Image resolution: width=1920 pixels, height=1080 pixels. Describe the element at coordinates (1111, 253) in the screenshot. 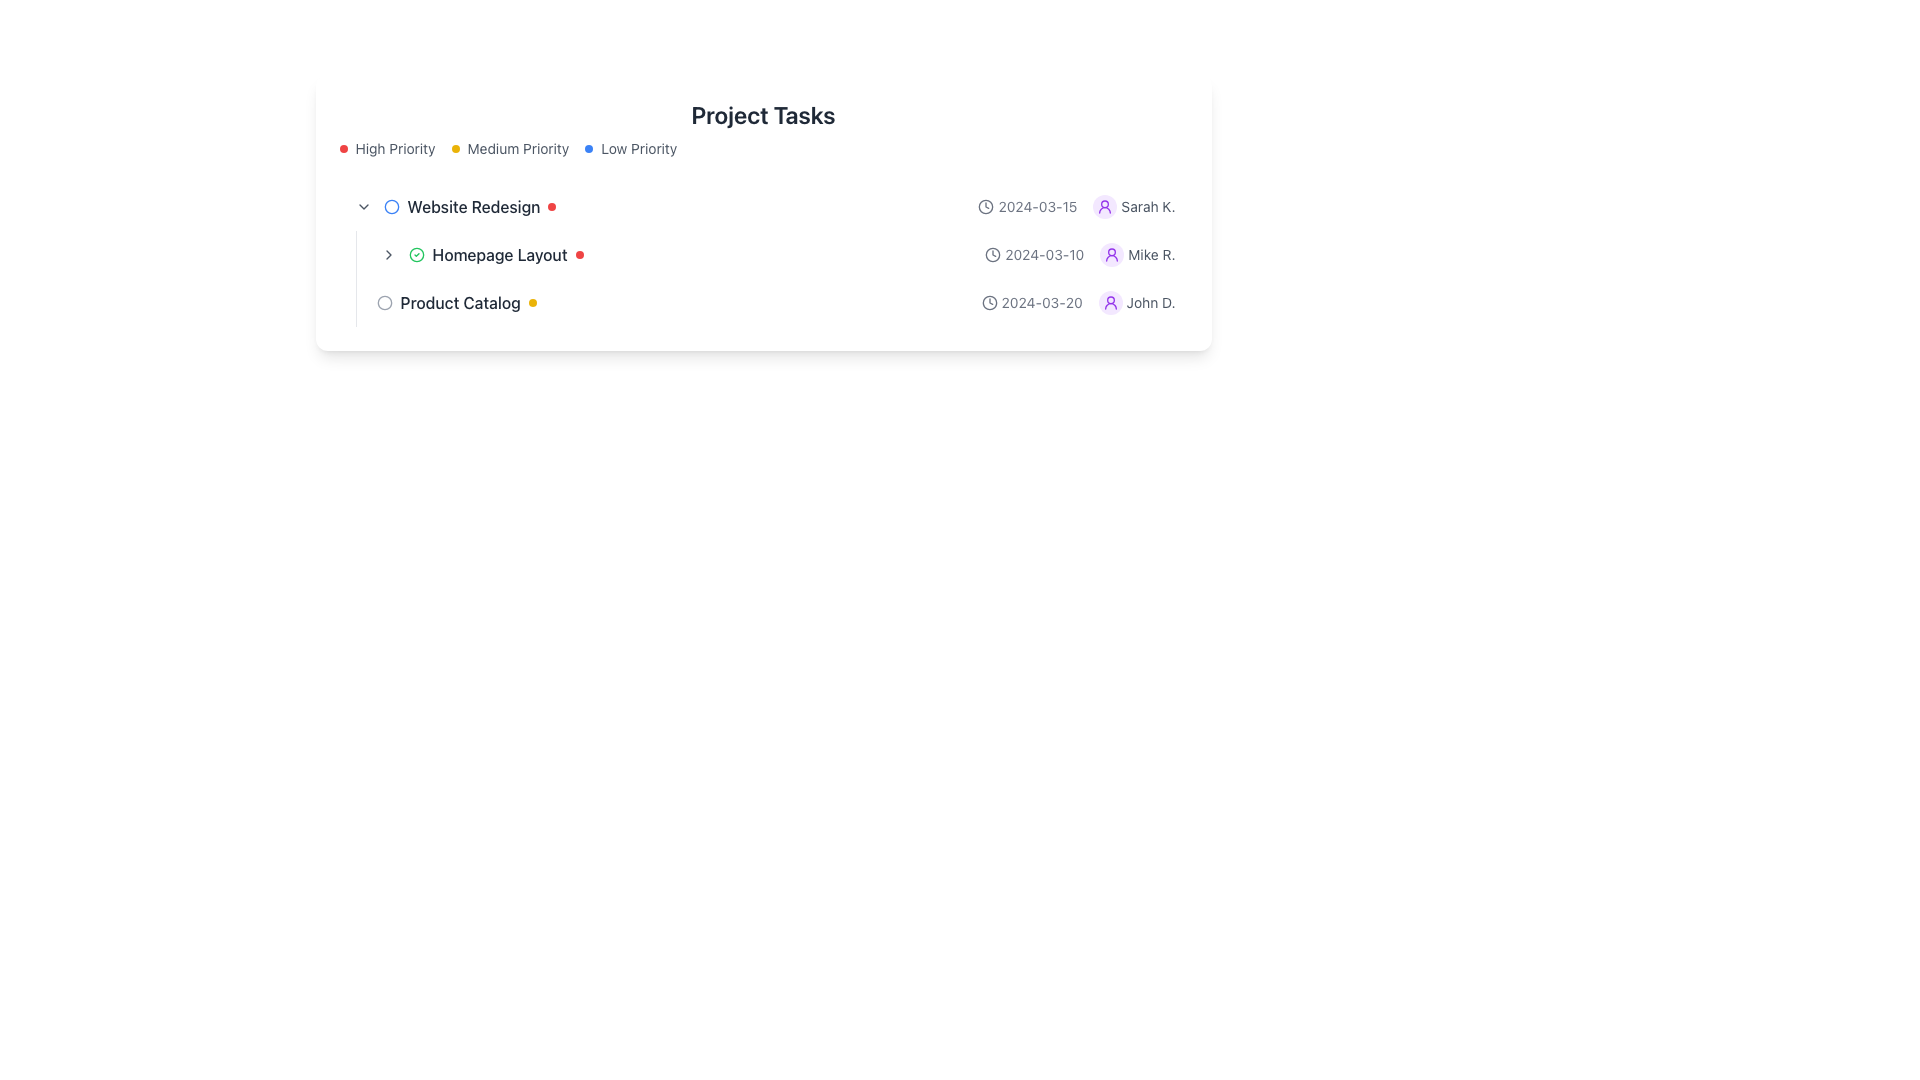

I see `the Decorative icon, which is a circular icon with a light purple background and a user silhouette in the center, located to the left of the text 'Mike R.' in the row corresponding to the date '2024-03-10'` at that location.